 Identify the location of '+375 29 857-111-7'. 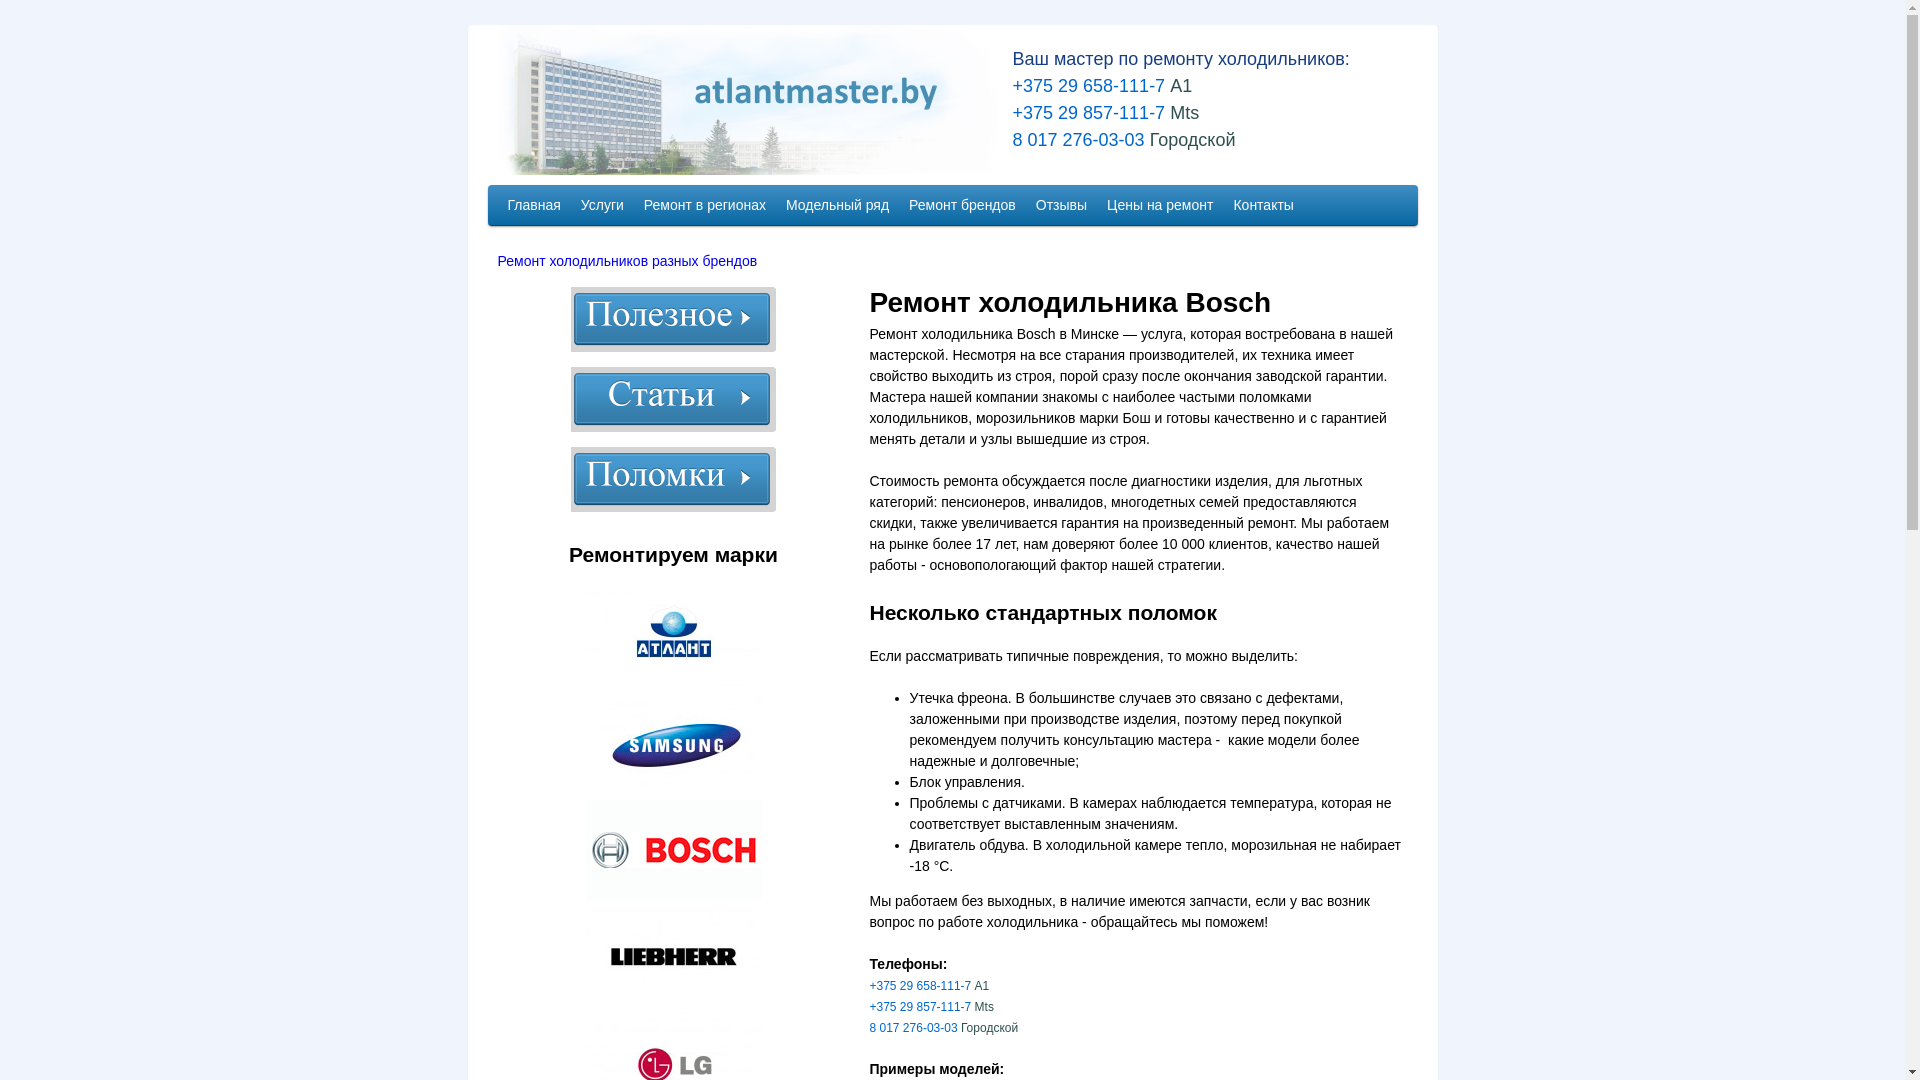
(920, 1006).